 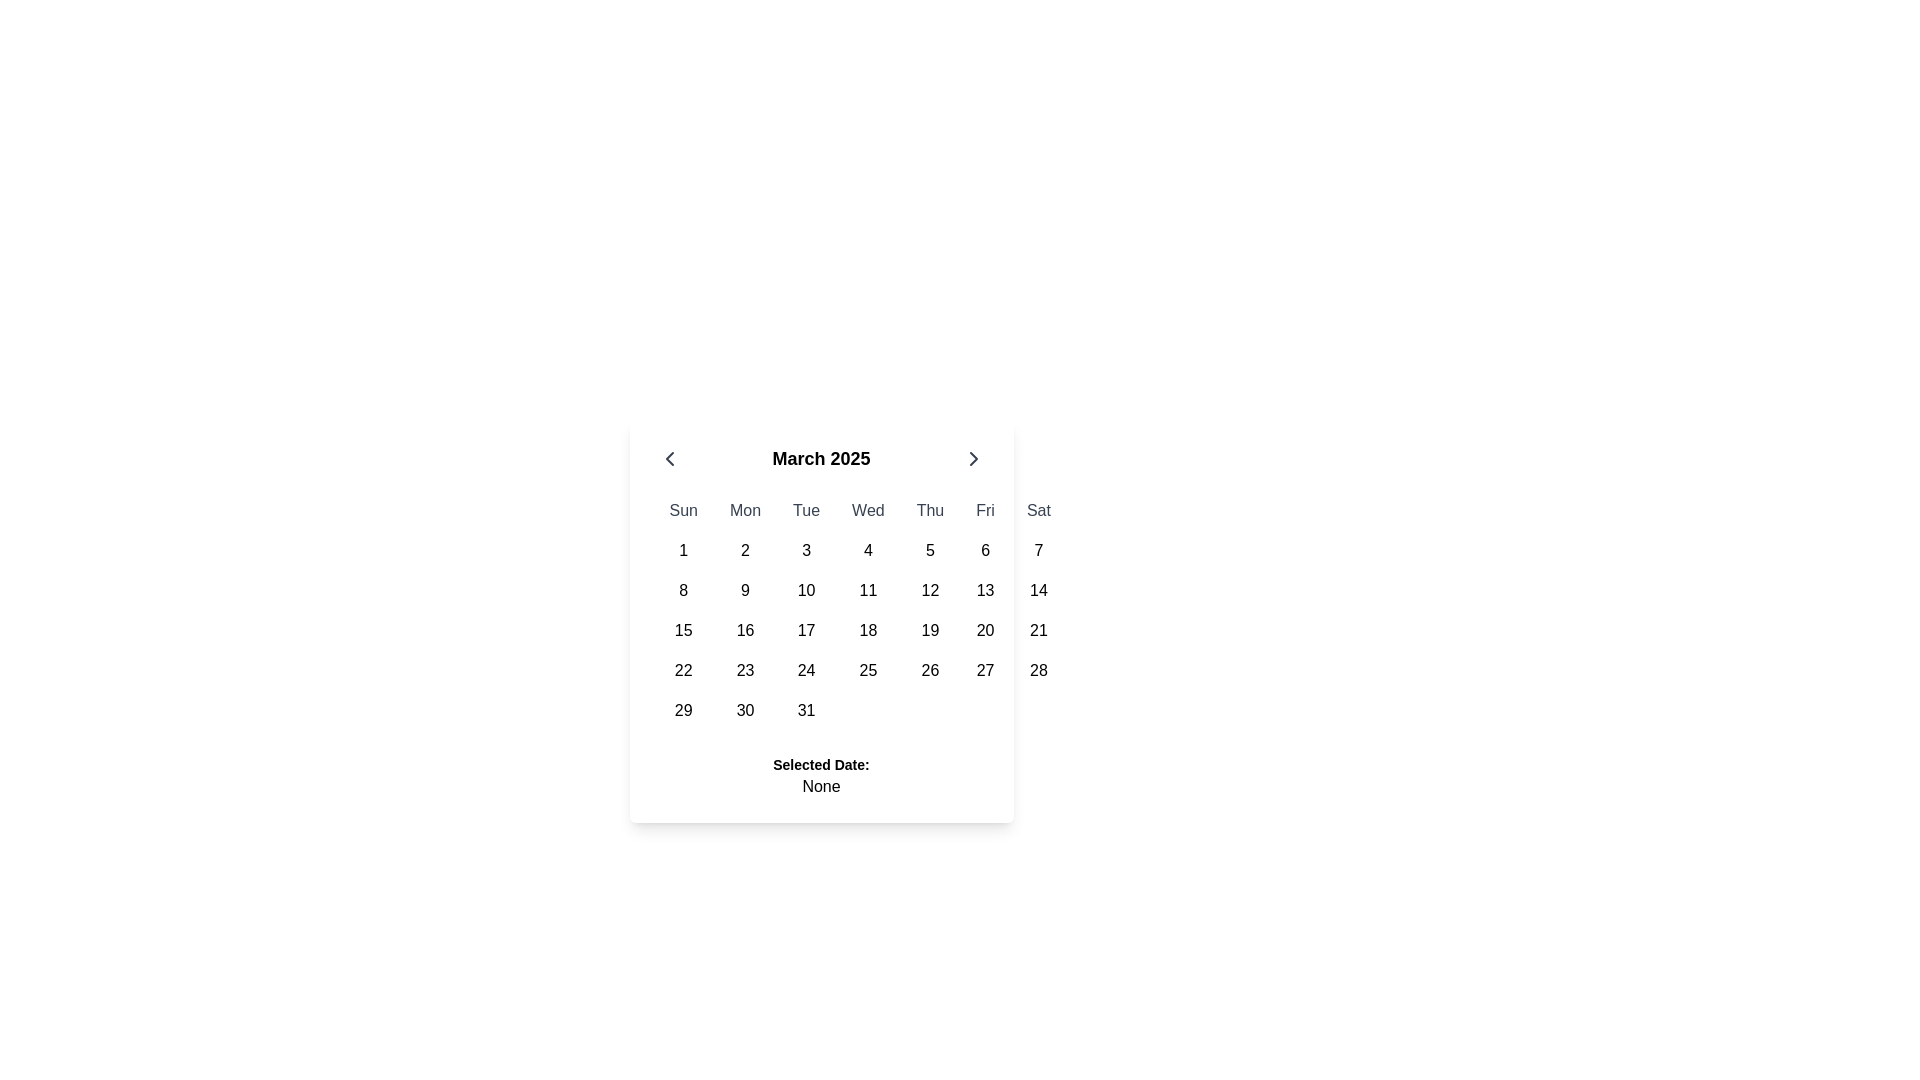 What do you see at coordinates (929, 589) in the screenshot?
I see `the non-interactive button representing the 12th day of the month in the calendar` at bounding box center [929, 589].